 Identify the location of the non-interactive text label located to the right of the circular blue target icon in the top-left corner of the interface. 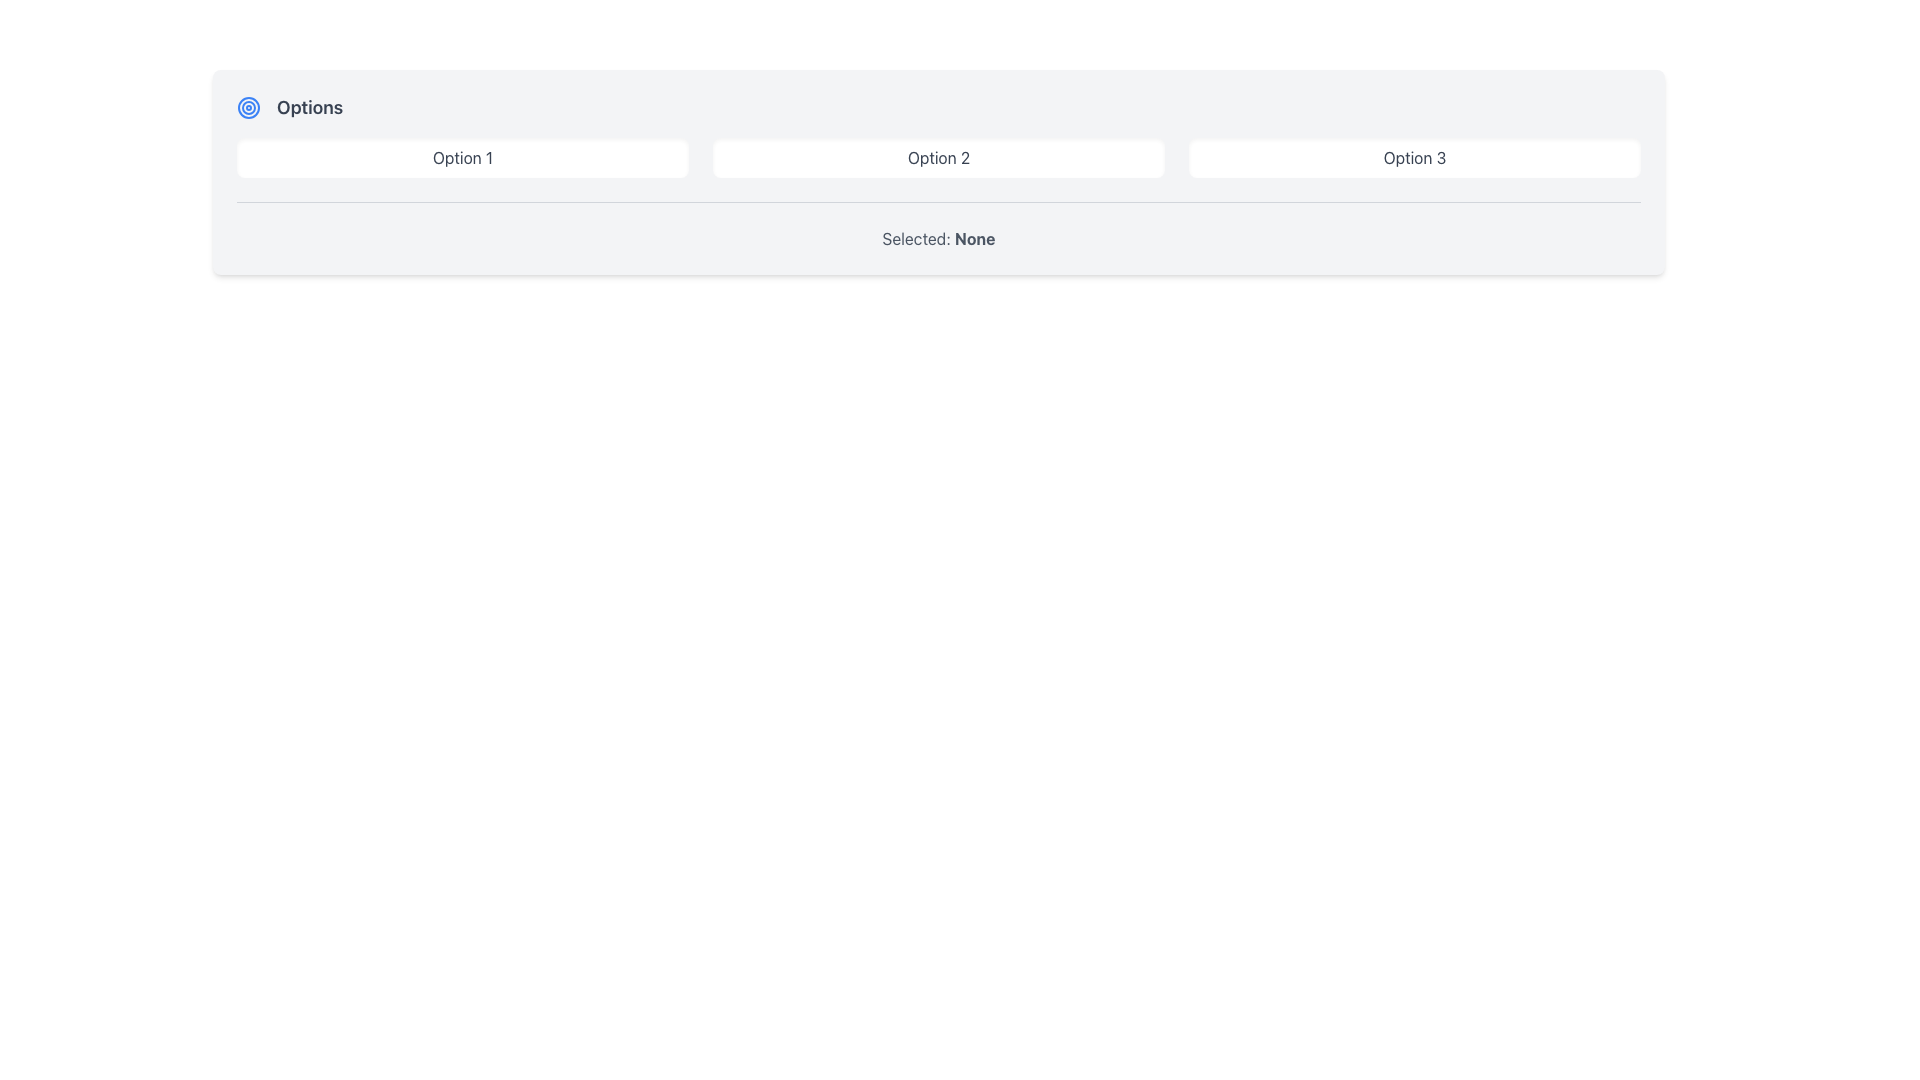
(309, 108).